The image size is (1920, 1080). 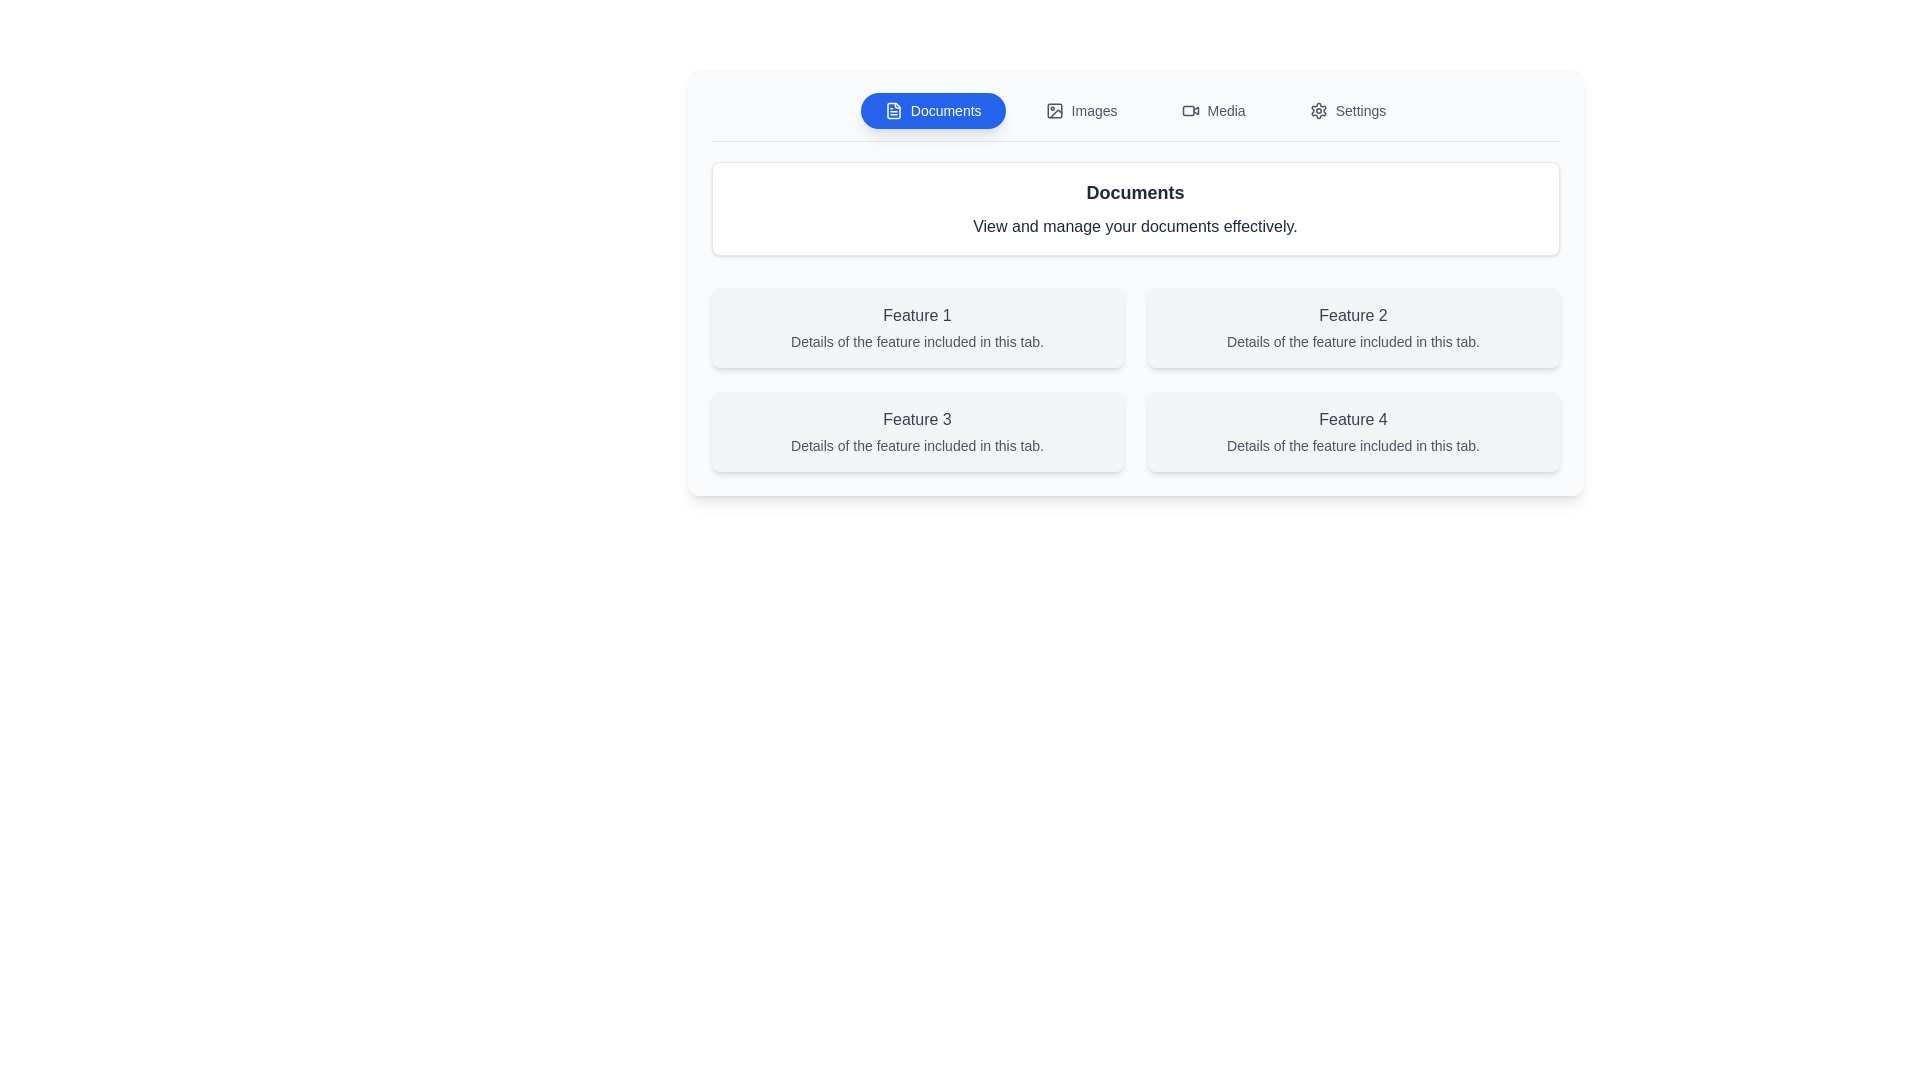 I want to click on the card displaying 'Feature 3', which is located in the third position of the grid, below 'Feature 1' and to the left of 'Feature 4', so click(x=916, y=431).